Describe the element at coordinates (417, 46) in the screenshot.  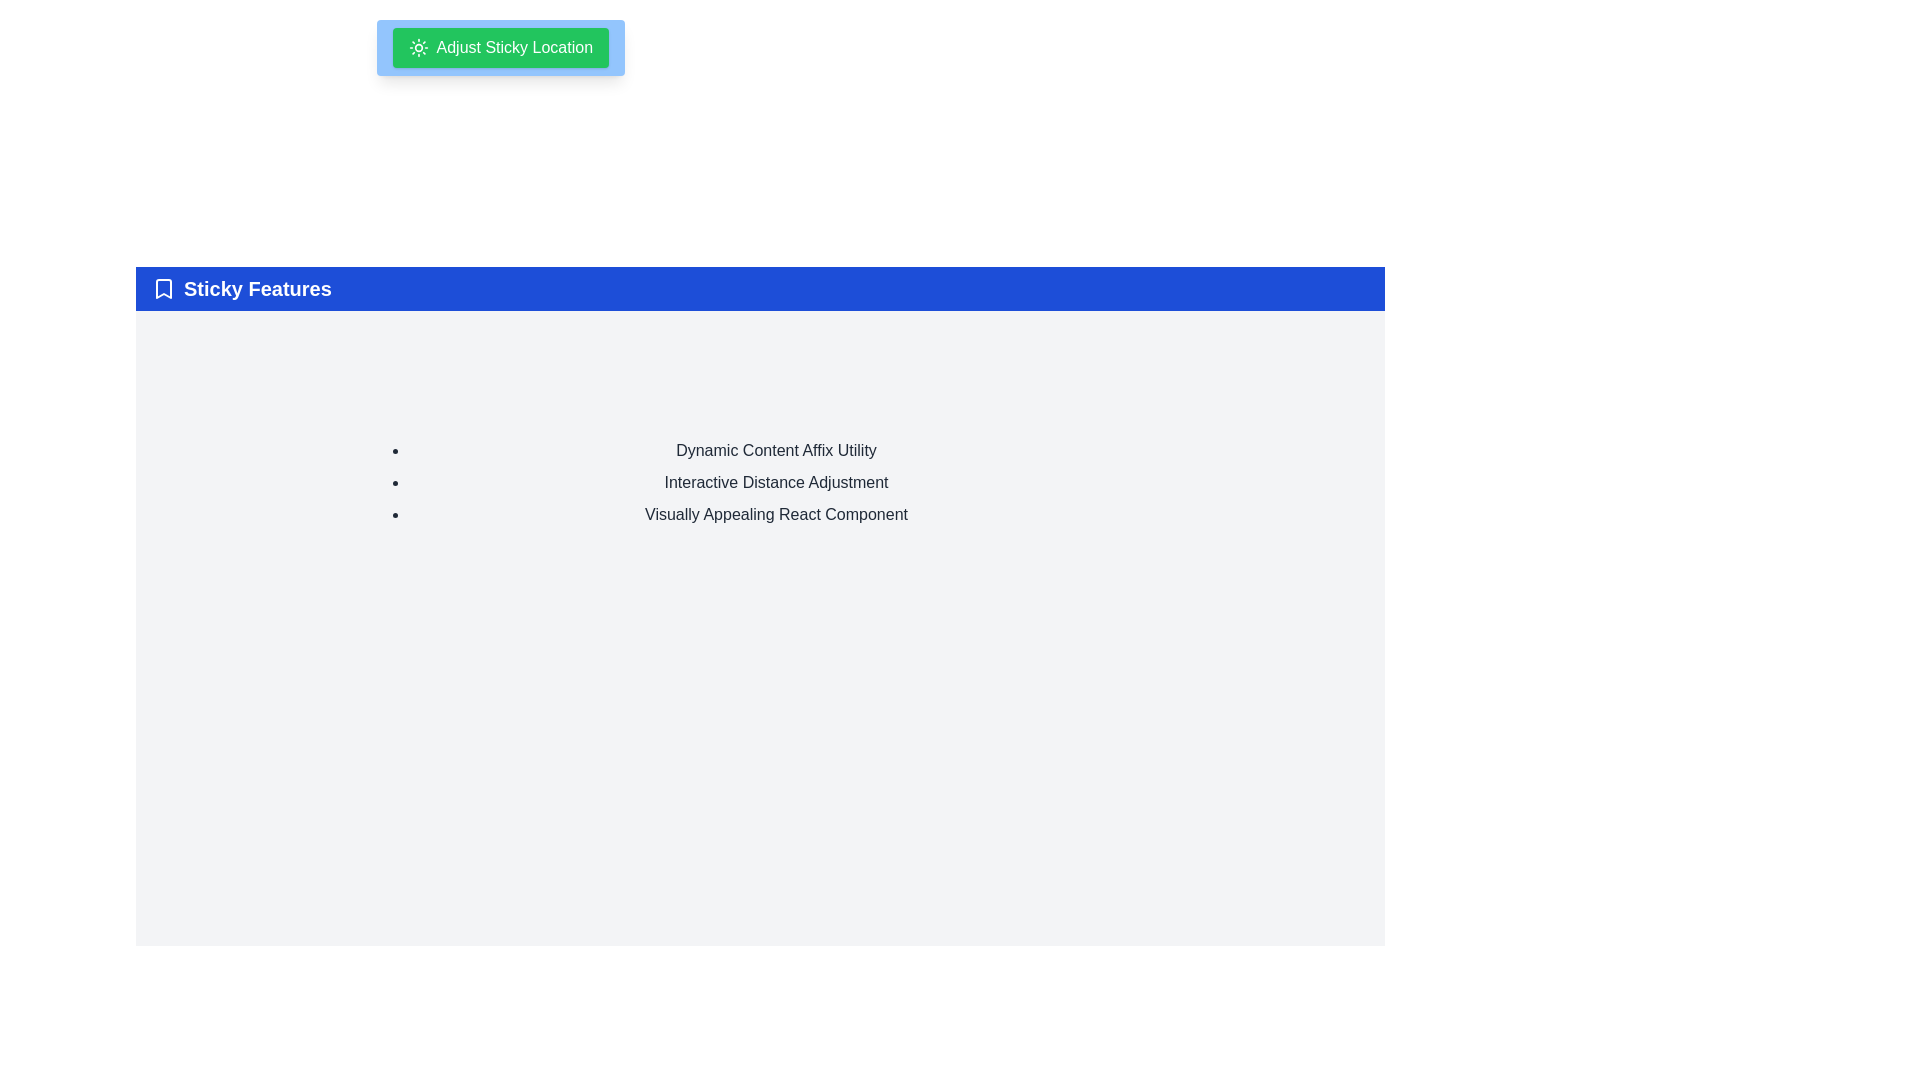
I see `the icon located within the green button titled 'Adjust Sticky Location', which serves as a decorative or contextual visual indicator related to settings or options` at that location.